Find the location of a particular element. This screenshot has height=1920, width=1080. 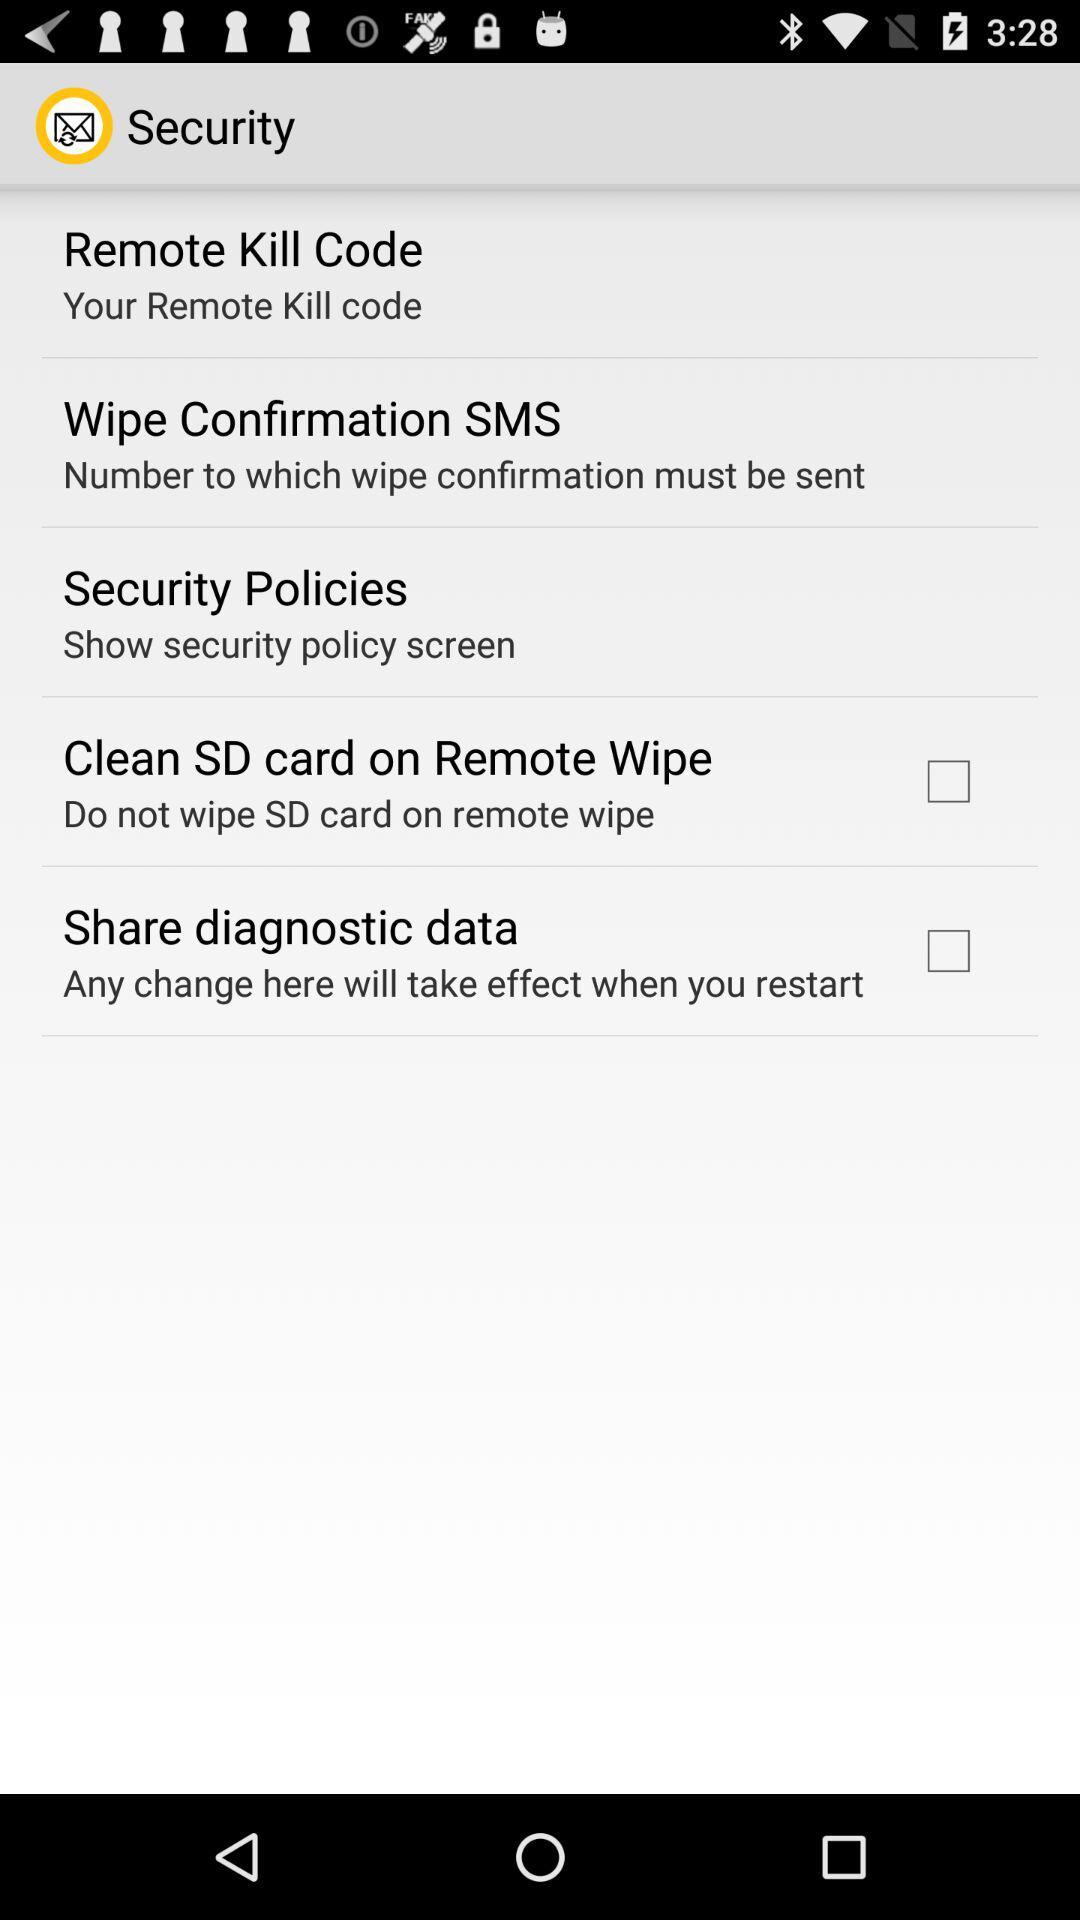

any change here is located at coordinates (463, 982).